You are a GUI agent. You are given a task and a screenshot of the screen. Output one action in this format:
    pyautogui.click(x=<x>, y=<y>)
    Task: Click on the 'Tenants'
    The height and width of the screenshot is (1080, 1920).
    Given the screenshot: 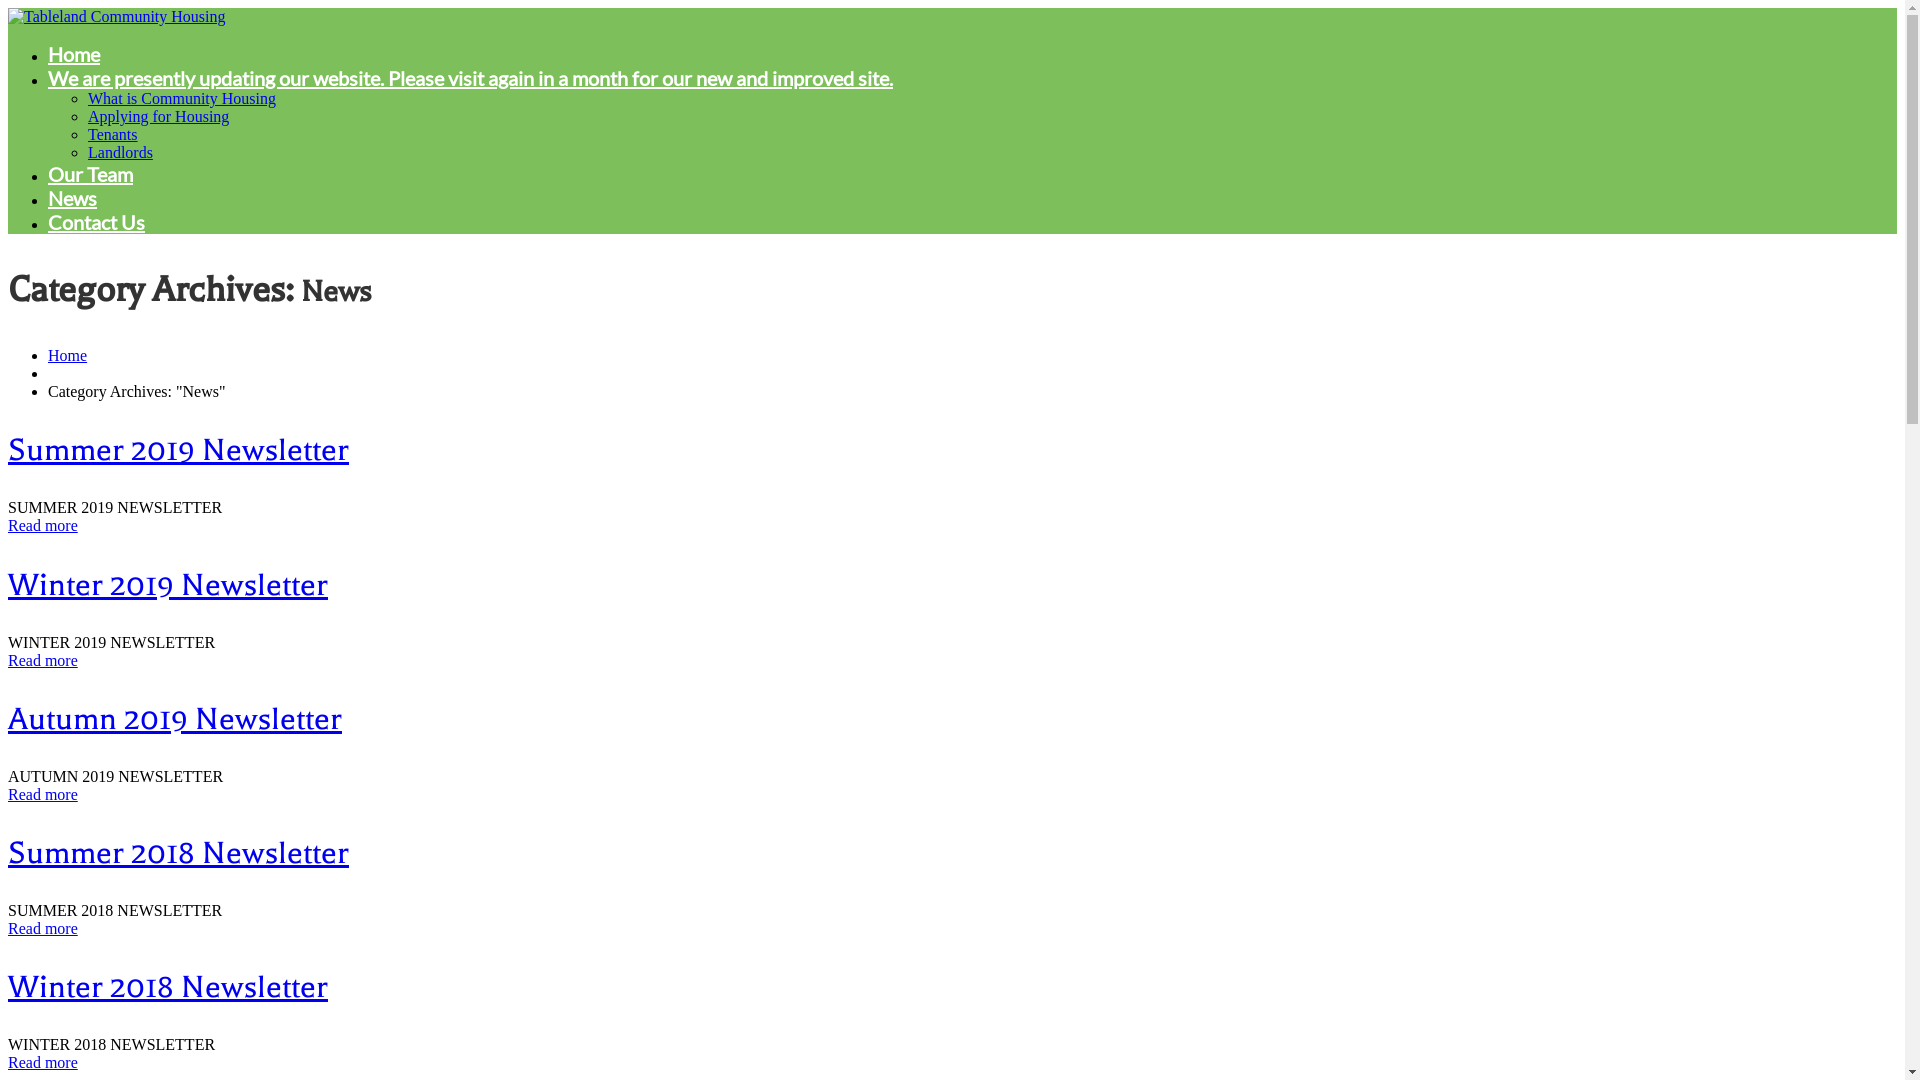 What is the action you would take?
    pyautogui.click(x=112, y=134)
    